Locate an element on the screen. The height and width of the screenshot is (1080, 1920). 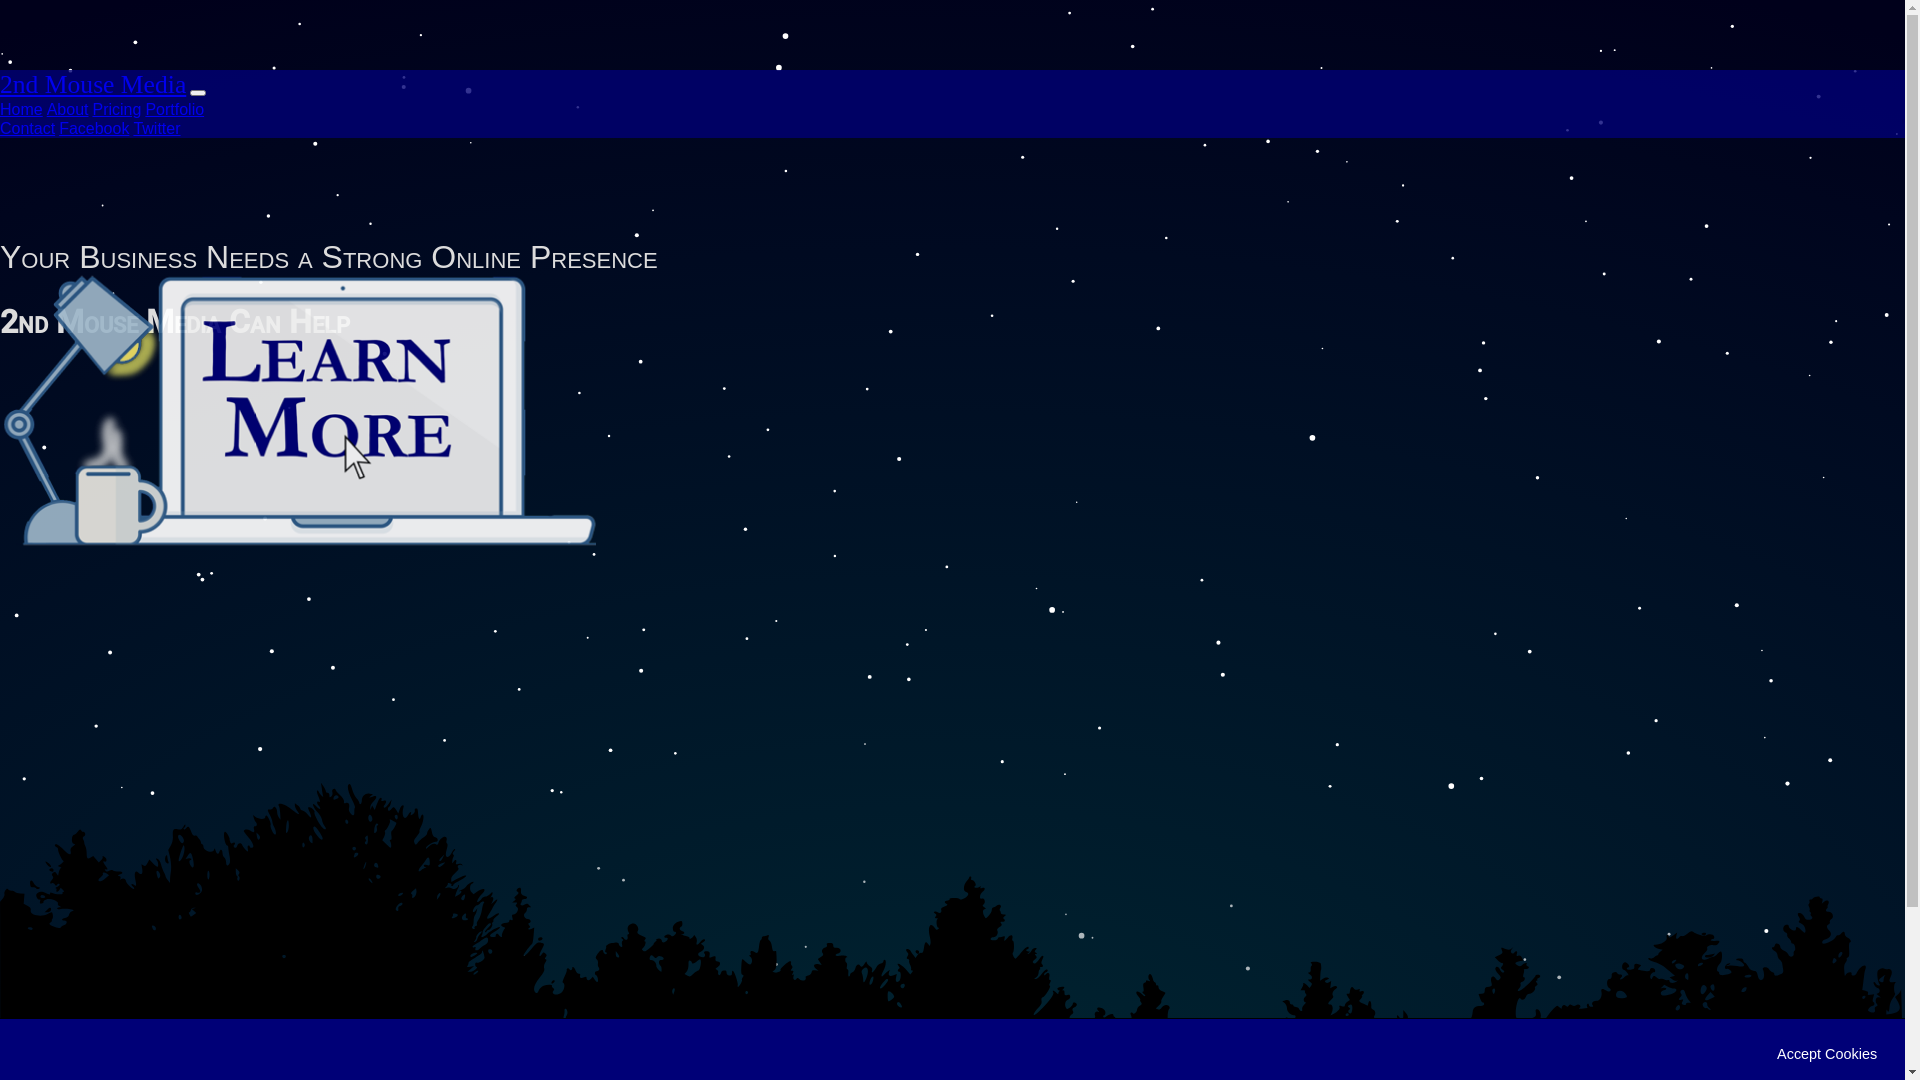
'About' is located at coordinates (67, 109).